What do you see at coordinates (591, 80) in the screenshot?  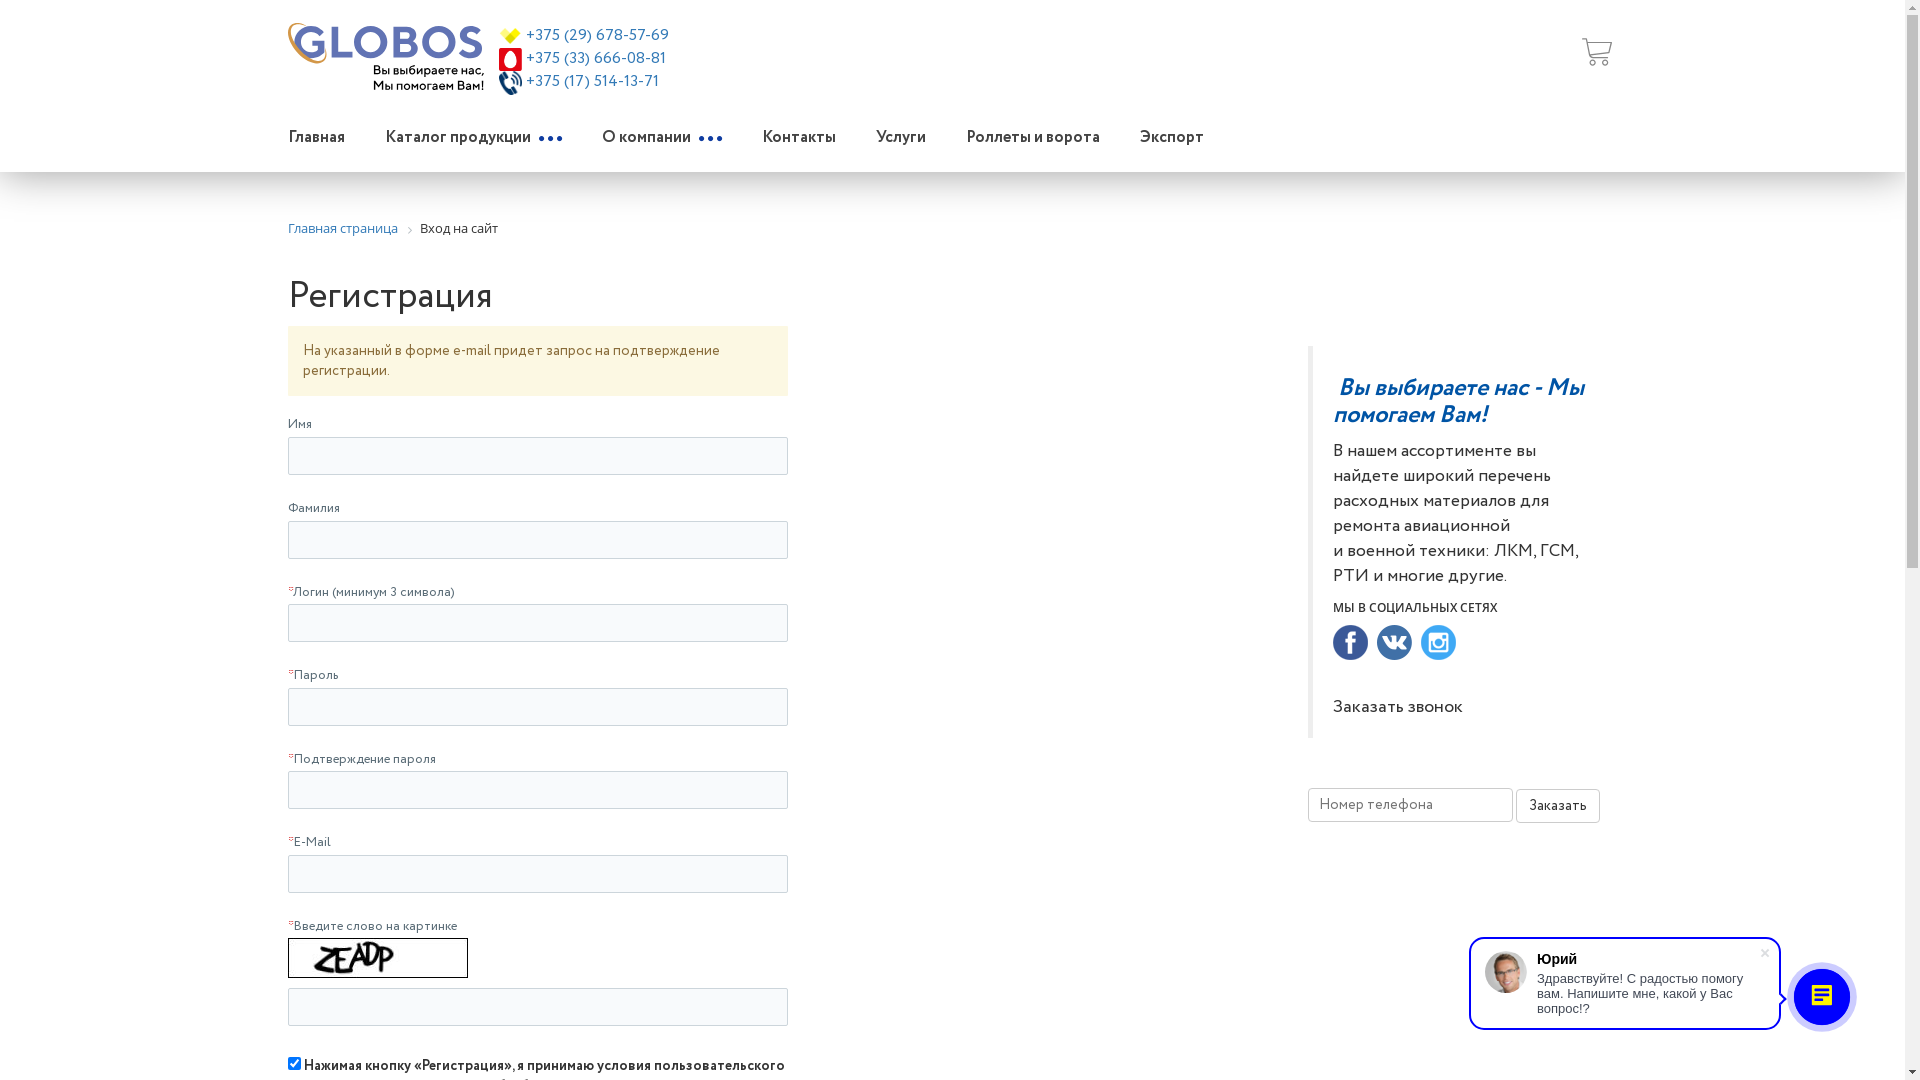 I see `'+375 (17) 514-13-71'` at bounding box center [591, 80].